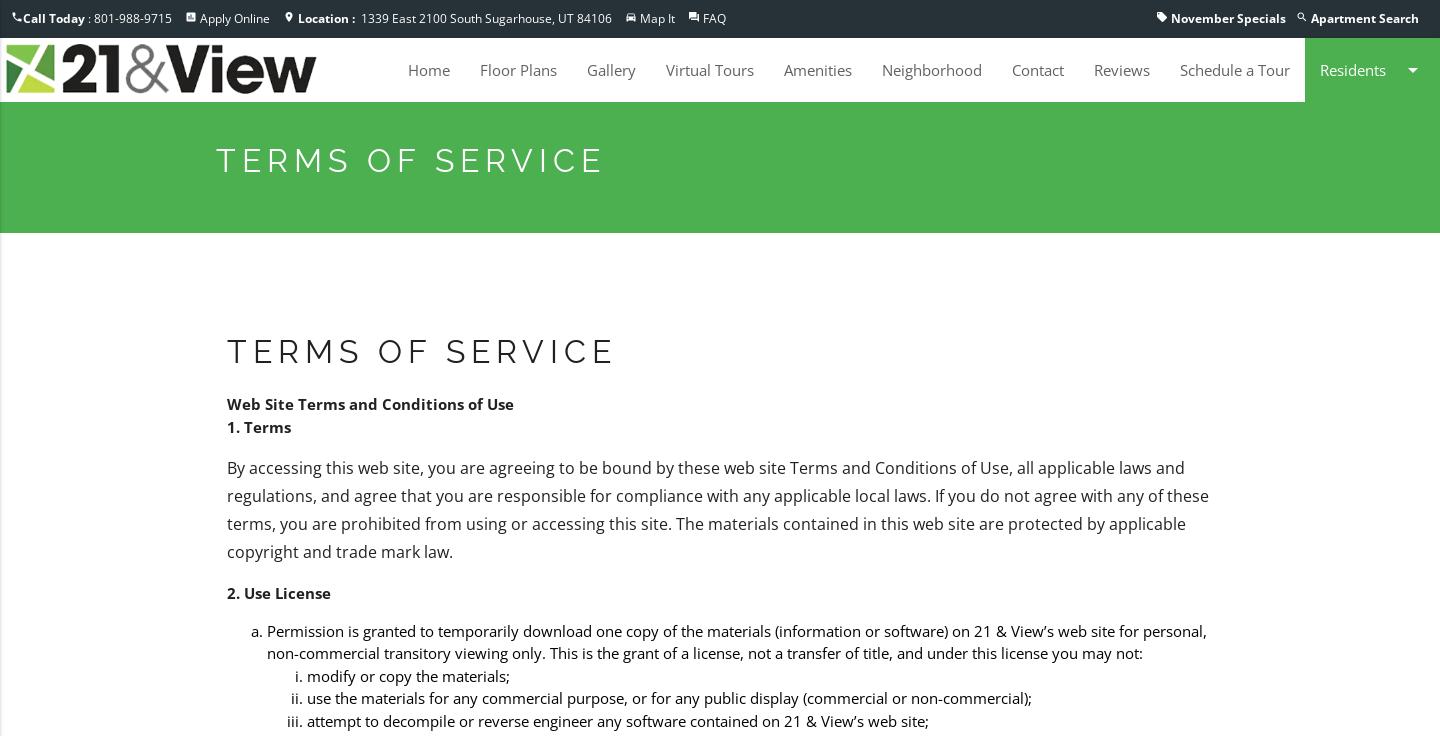 This screenshot has width=1440, height=736. What do you see at coordinates (818, 69) in the screenshot?
I see `'Amenities'` at bounding box center [818, 69].